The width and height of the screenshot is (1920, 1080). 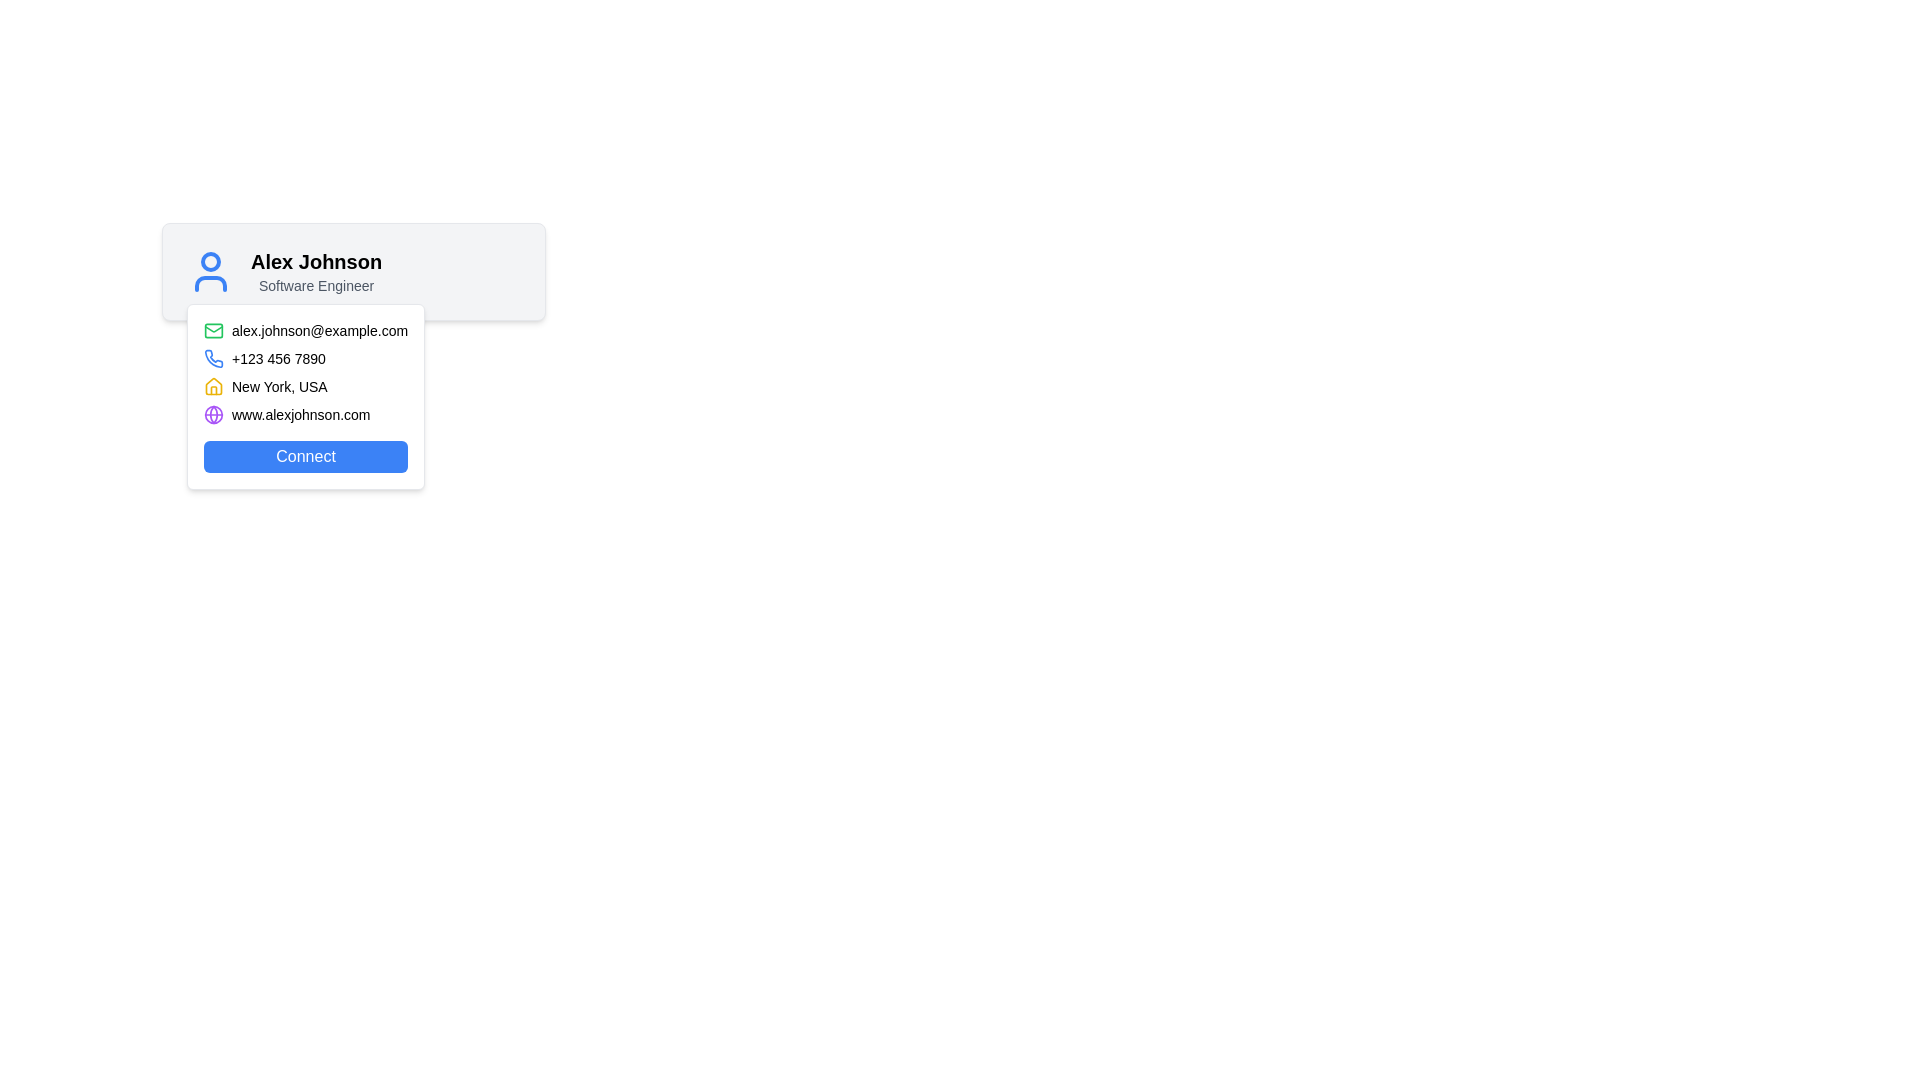 What do you see at coordinates (214, 414) in the screenshot?
I see `the purple filled circle, which is part of the globe icon in the user contact card layout` at bounding box center [214, 414].